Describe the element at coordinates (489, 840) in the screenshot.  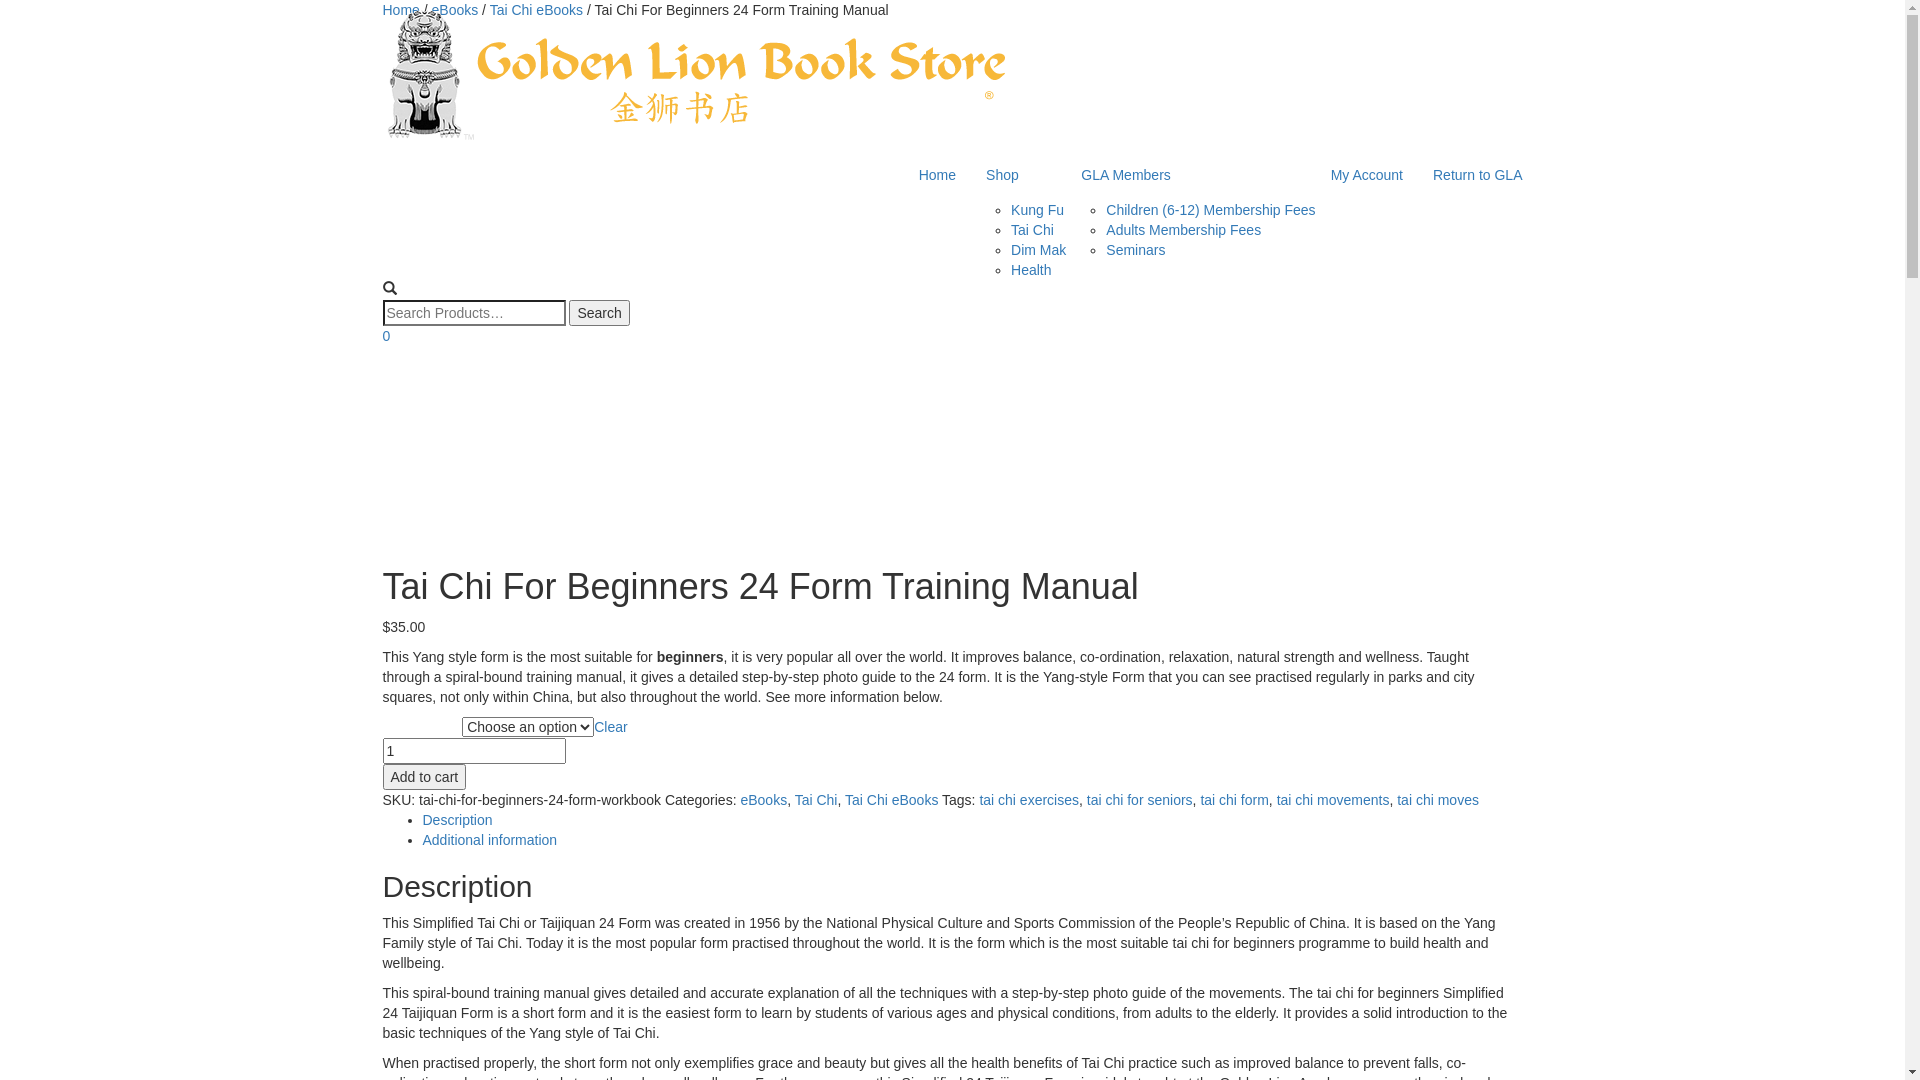
I see `'Additional information'` at that location.